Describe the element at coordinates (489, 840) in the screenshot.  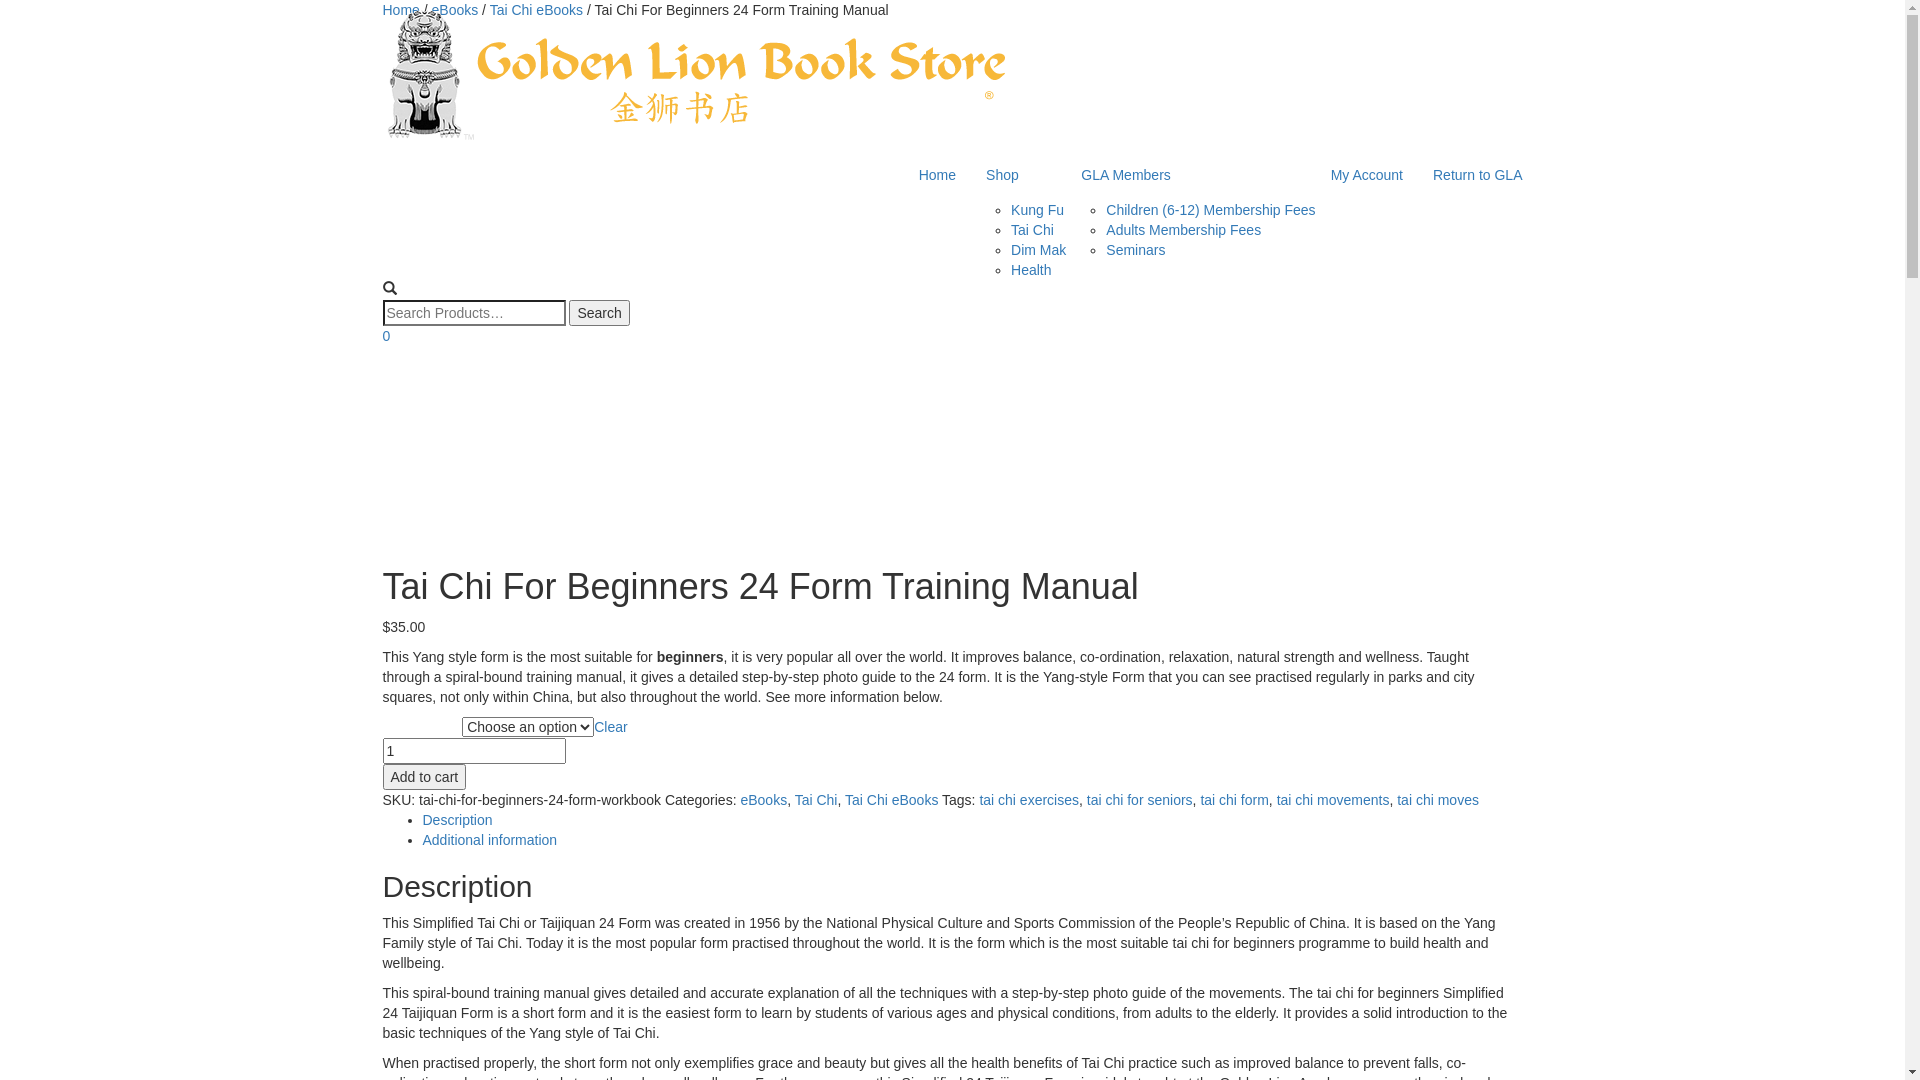
I see `'Additional information'` at that location.